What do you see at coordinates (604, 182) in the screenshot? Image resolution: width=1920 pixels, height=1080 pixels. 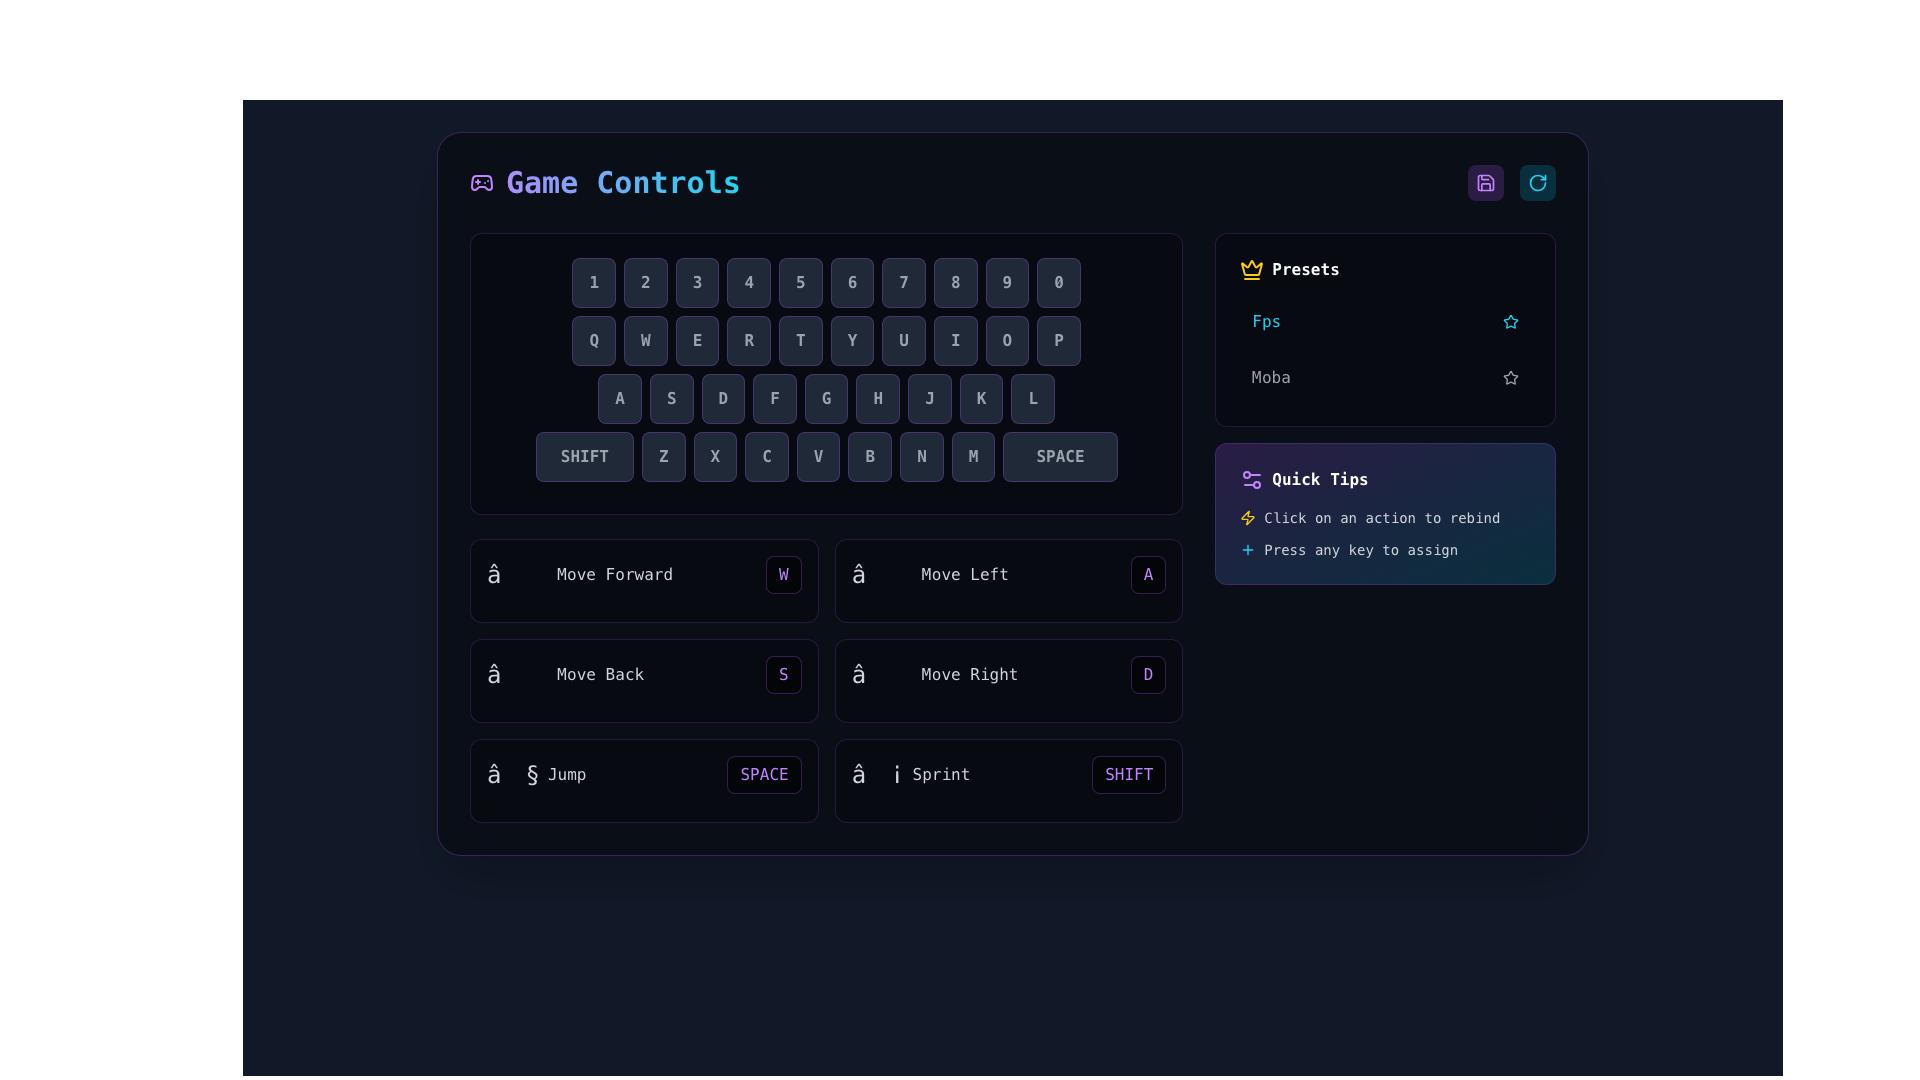 I see `text of the heading indicating game controls, which is the first visible item in the top section of the interface` at bounding box center [604, 182].